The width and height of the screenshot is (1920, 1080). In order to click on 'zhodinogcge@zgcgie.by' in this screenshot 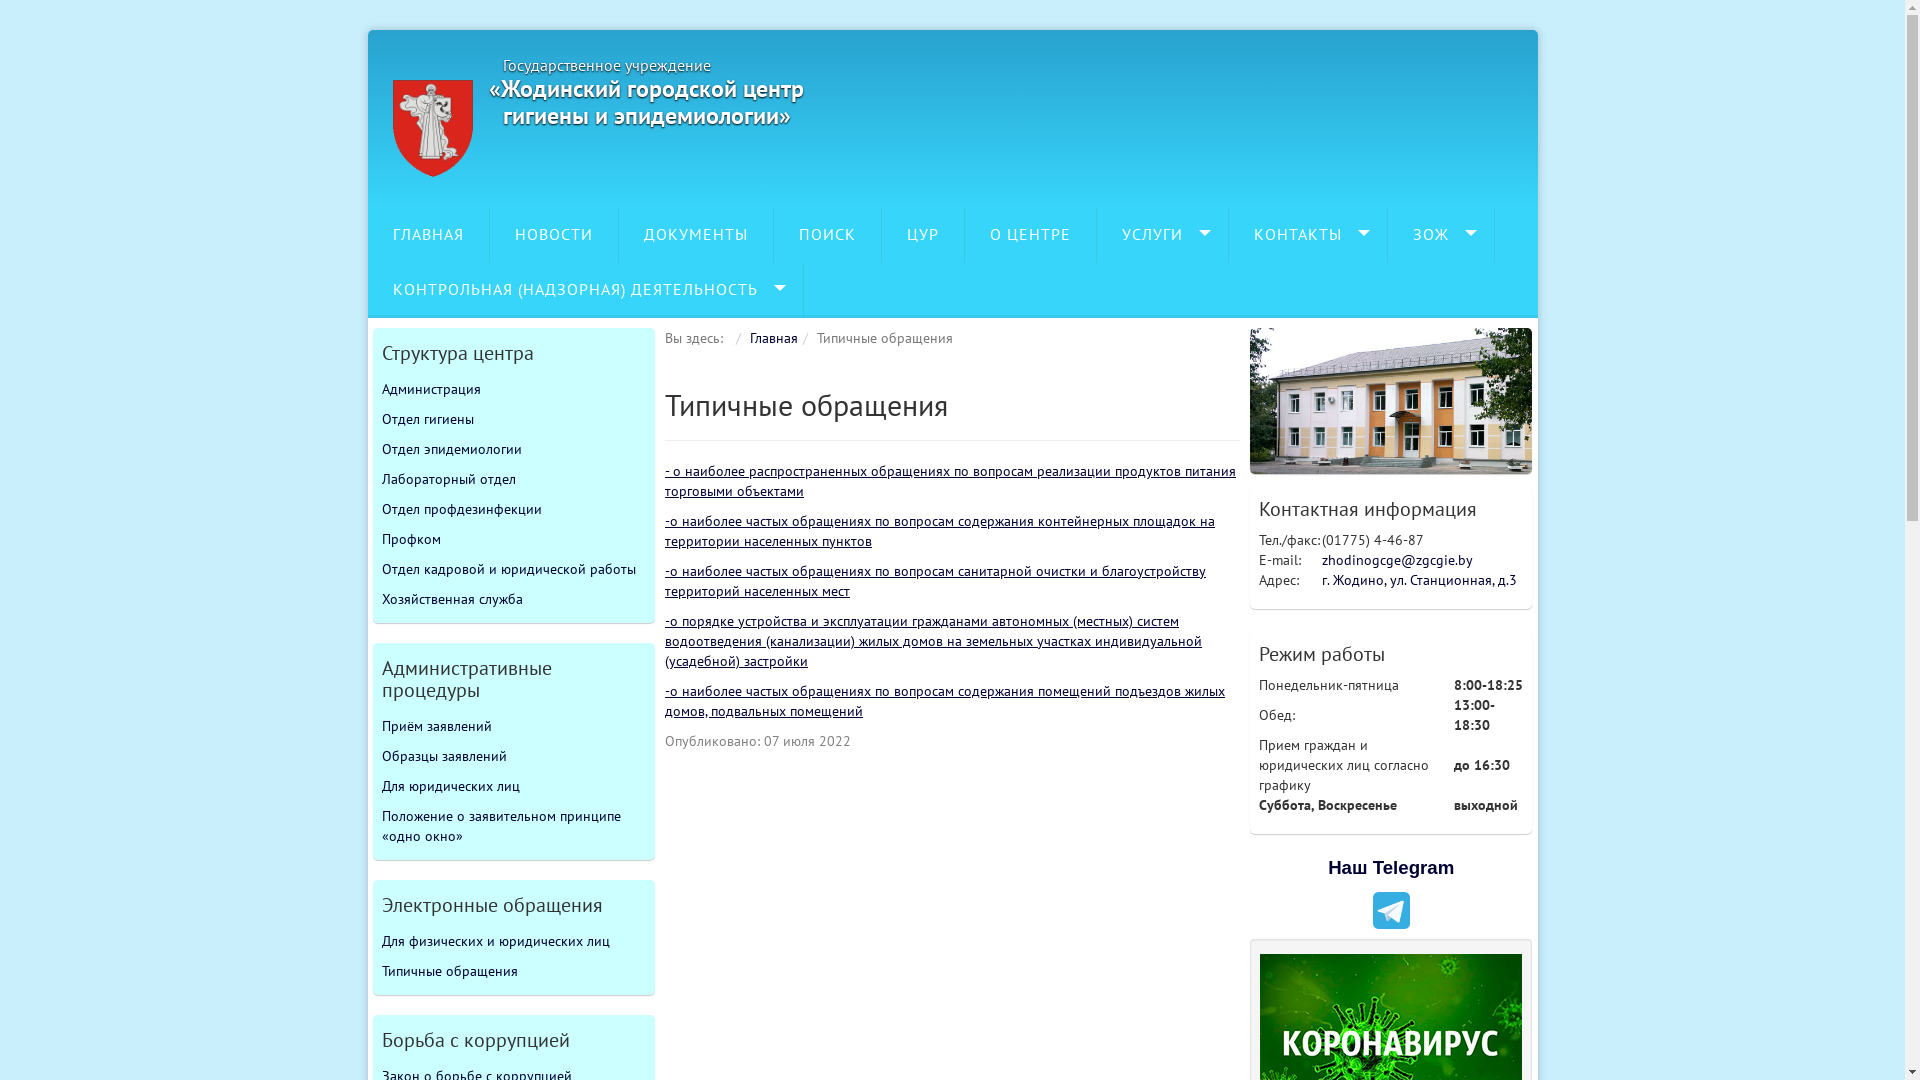, I will do `click(1321, 559)`.